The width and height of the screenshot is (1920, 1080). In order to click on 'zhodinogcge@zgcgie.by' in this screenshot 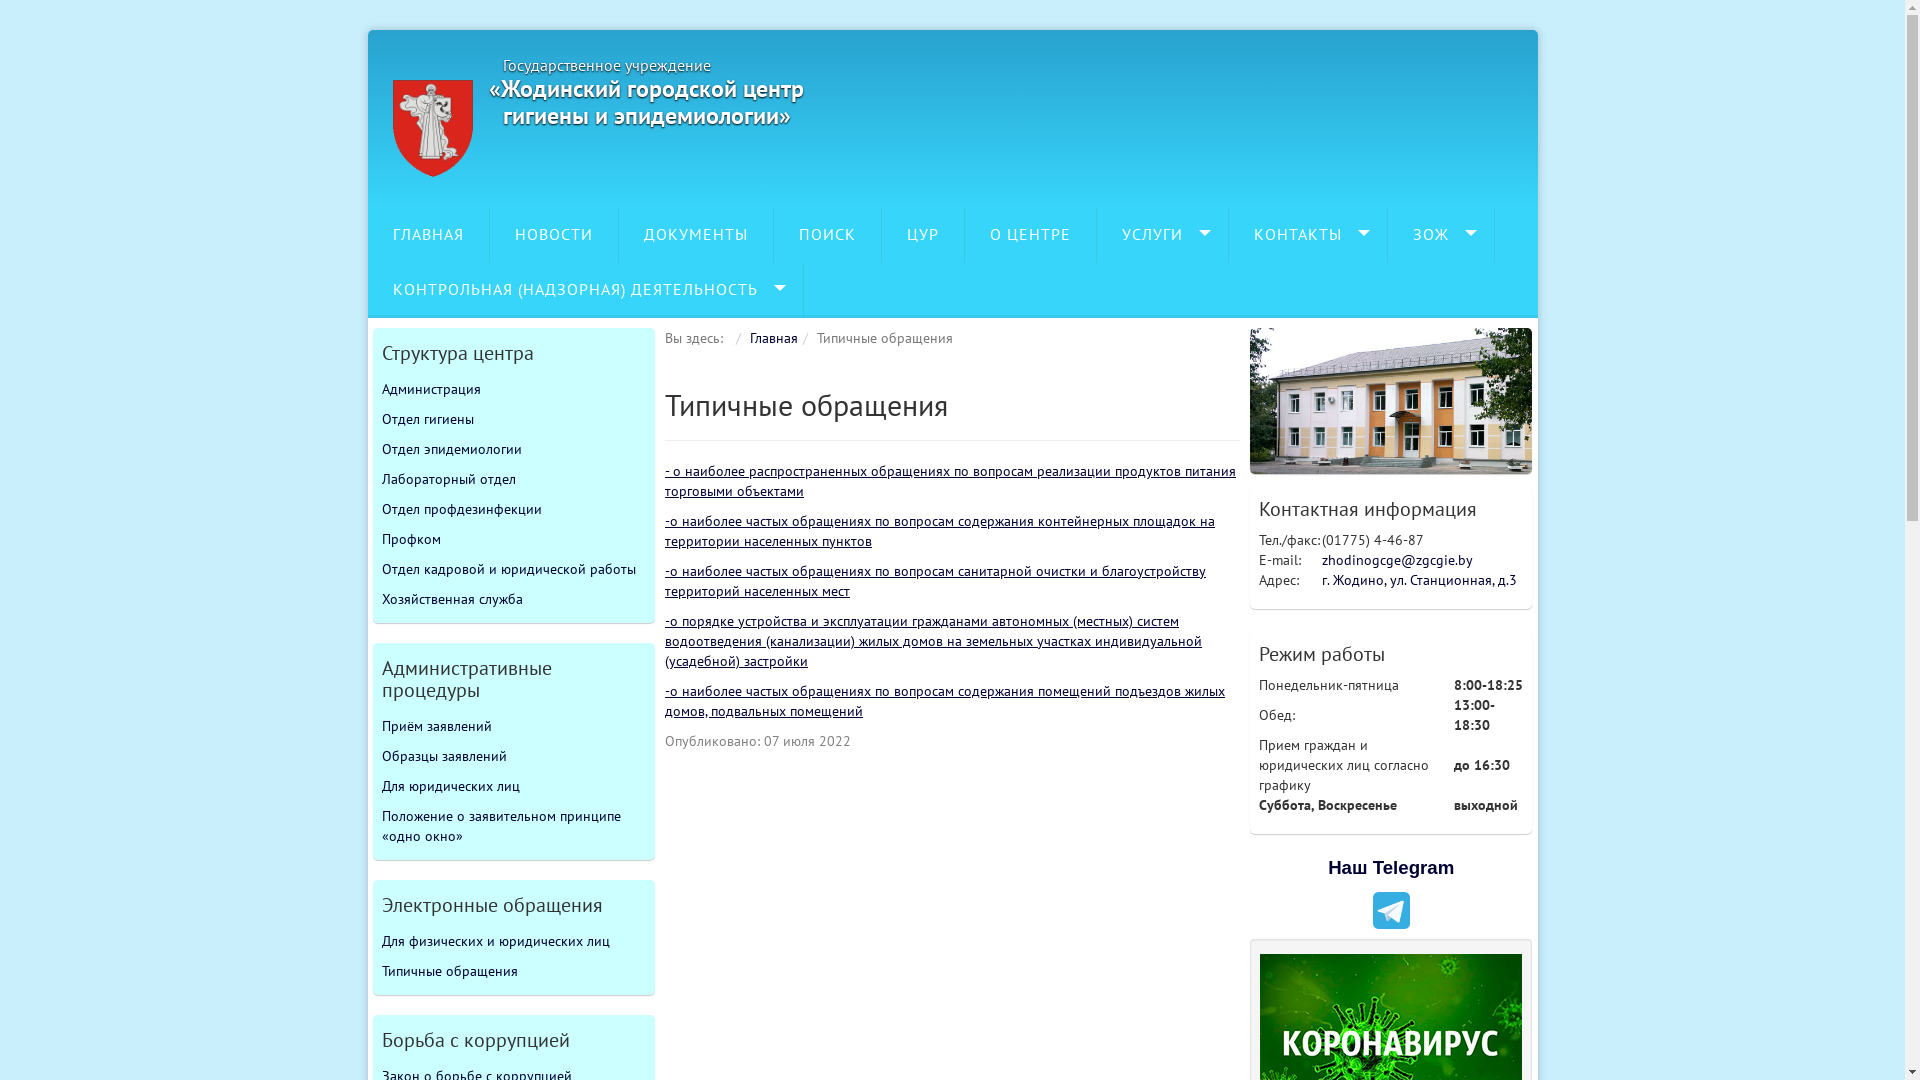, I will do `click(1321, 559)`.